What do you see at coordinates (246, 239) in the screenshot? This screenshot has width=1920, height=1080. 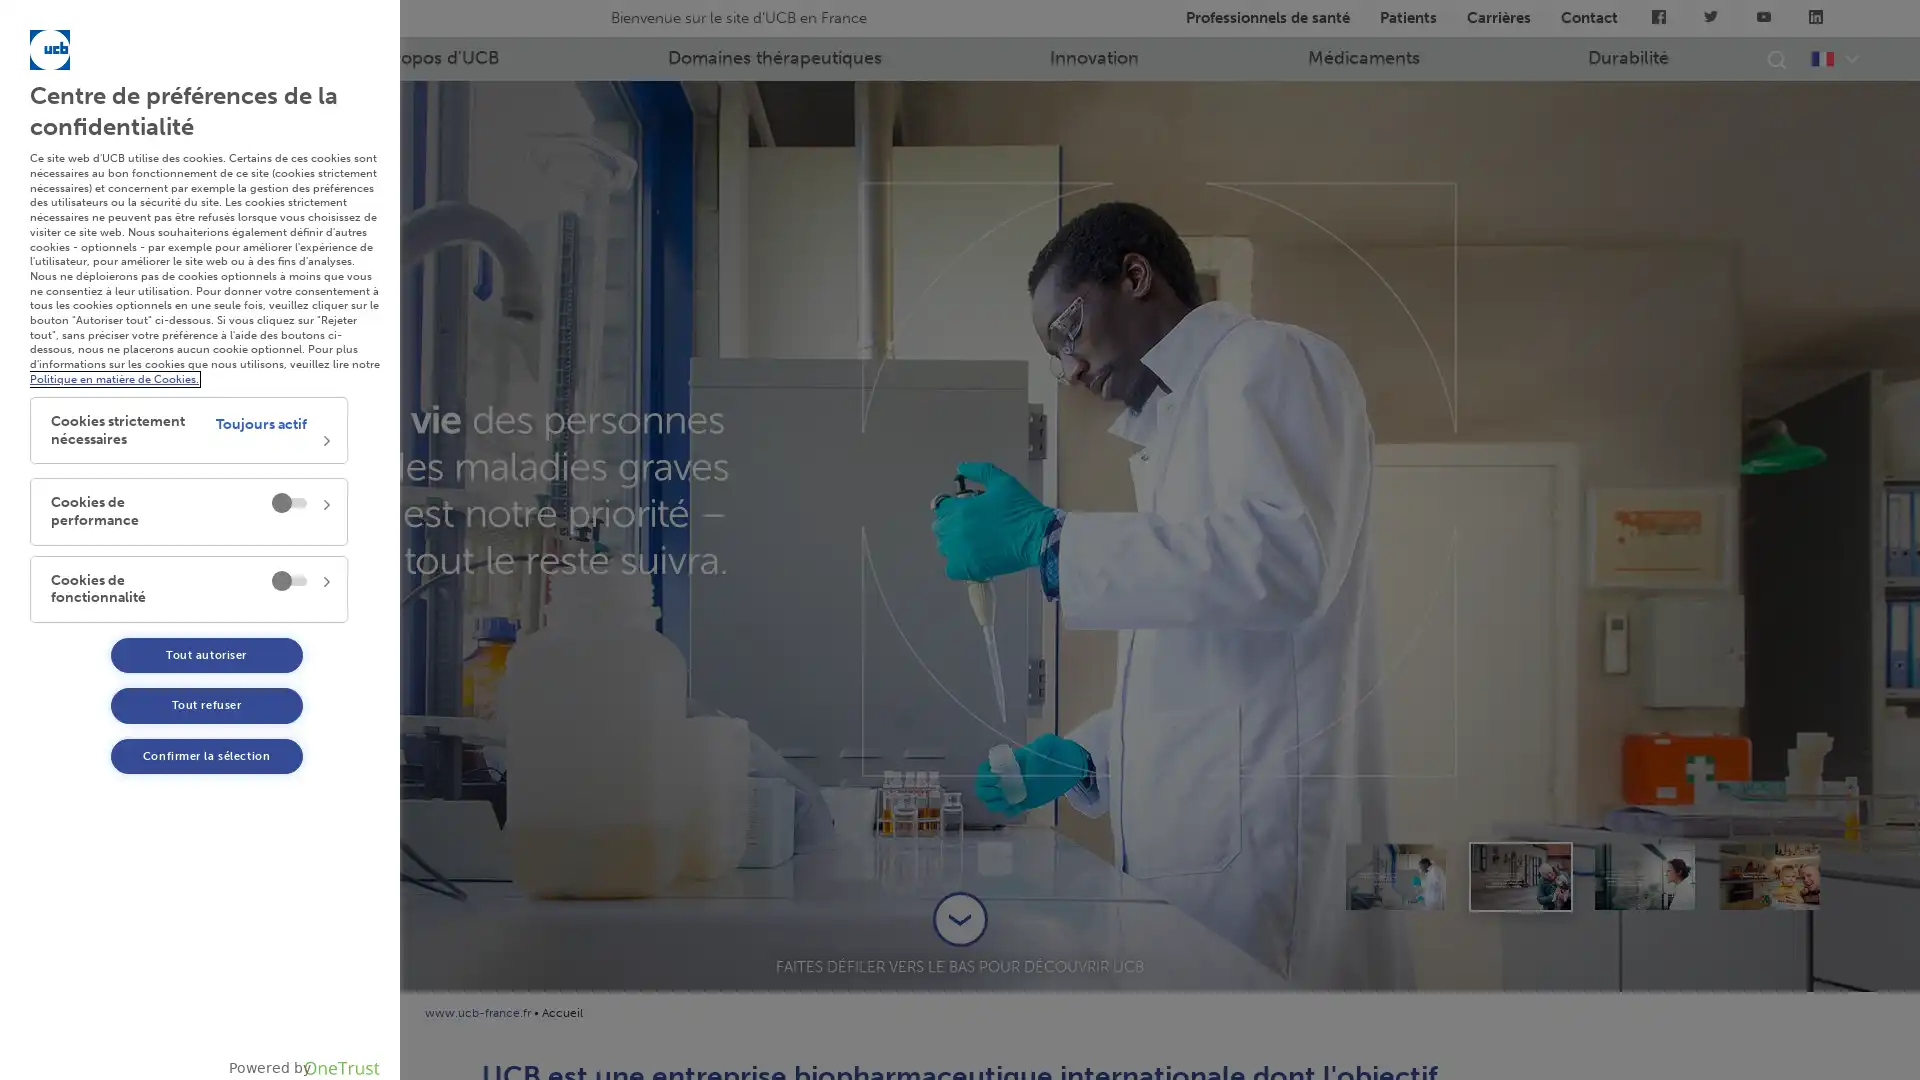 I see `Apply` at bounding box center [246, 239].